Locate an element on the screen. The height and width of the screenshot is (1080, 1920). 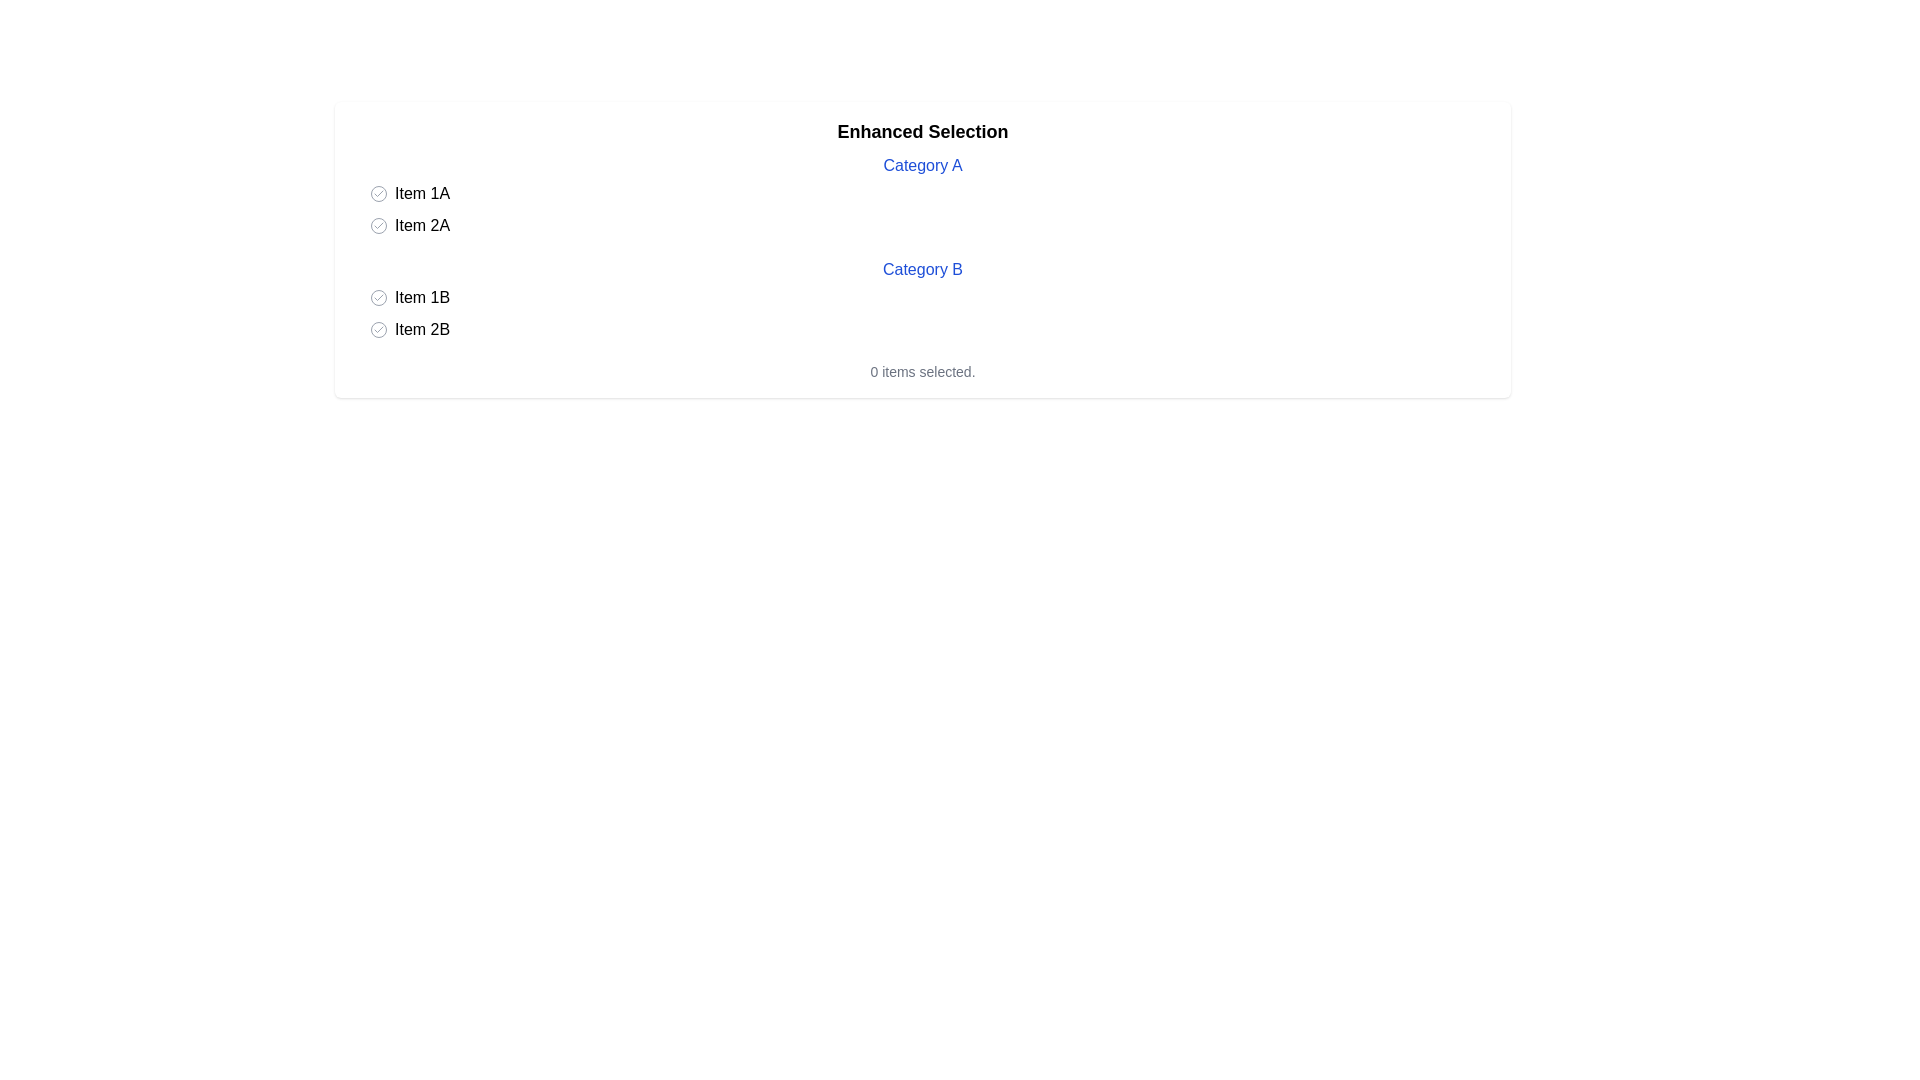
text from the status indicator Text label at the bottom of the card to understand the selection status is located at coordinates (921, 371).